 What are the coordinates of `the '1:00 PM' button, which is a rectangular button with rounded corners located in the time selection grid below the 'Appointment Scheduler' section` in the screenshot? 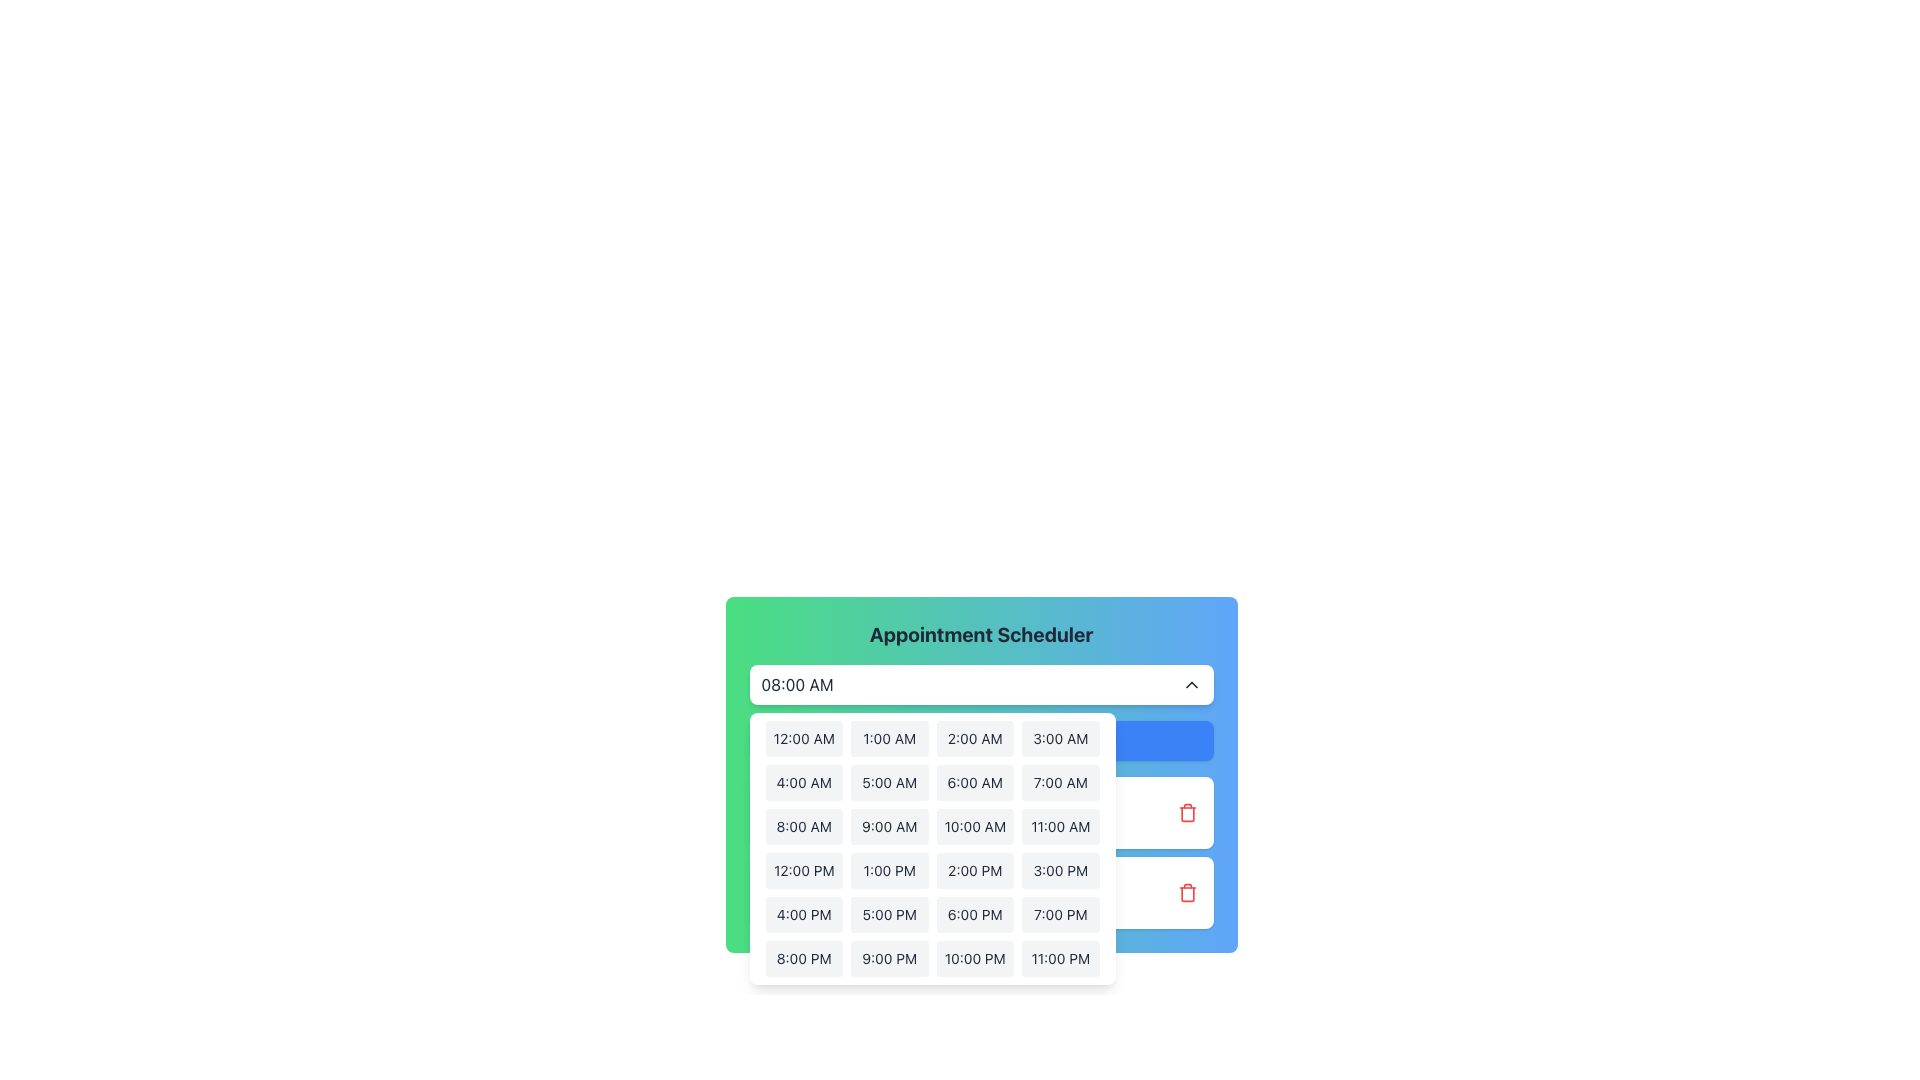 It's located at (888, 870).